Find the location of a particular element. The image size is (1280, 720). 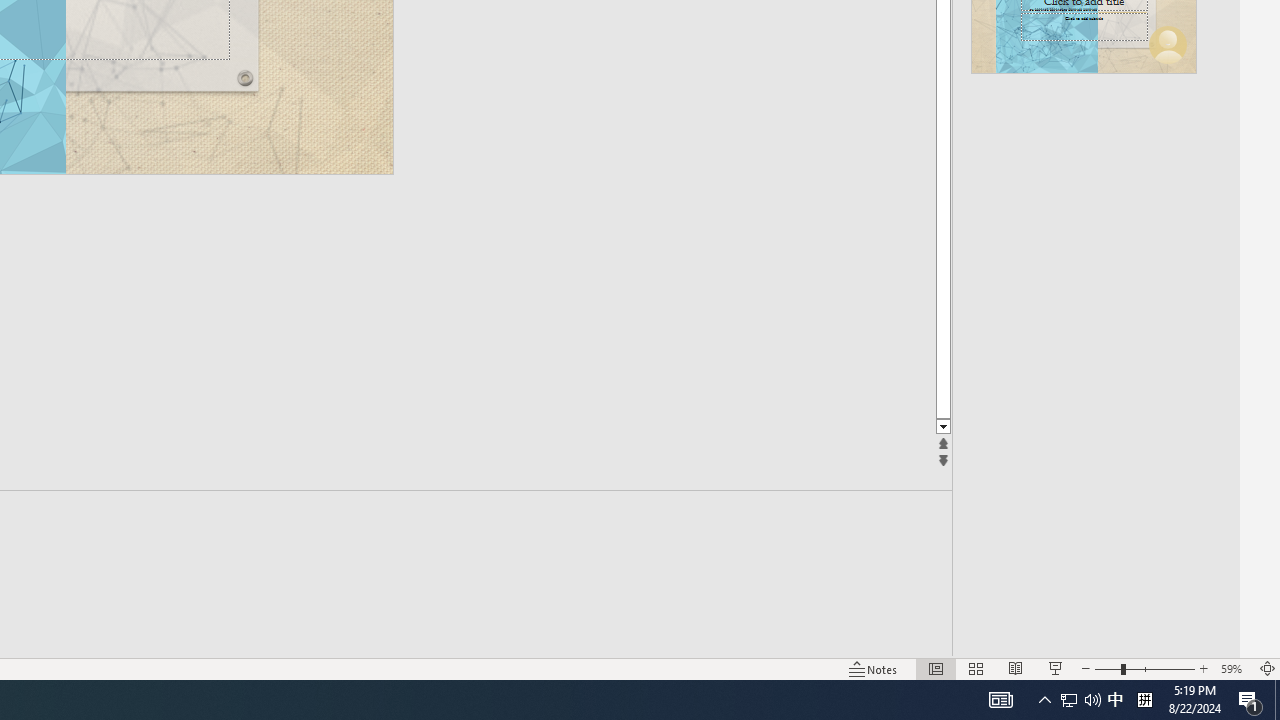

'Zoom 59%' is located at coordinates (1233, 669).